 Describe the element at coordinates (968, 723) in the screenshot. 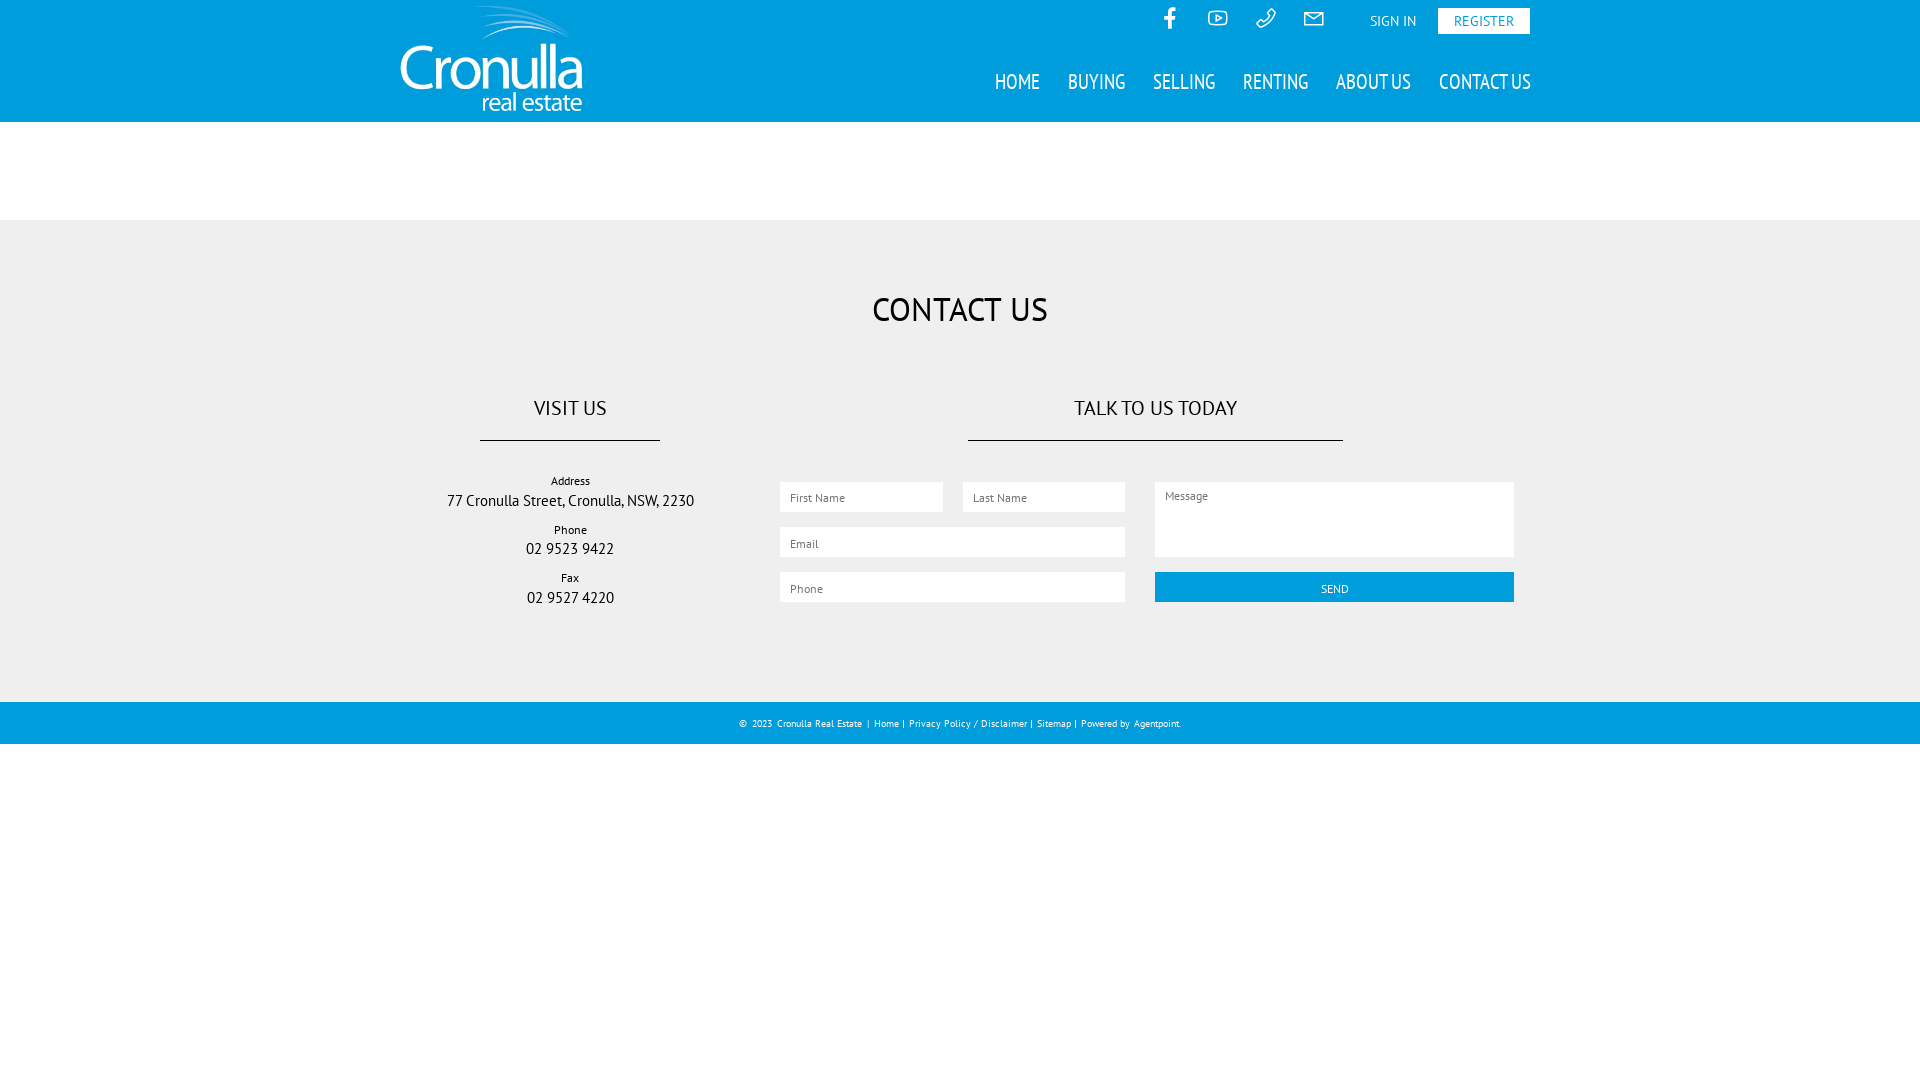

I see `'Privacy Policy / Disclaimer'` at that location.